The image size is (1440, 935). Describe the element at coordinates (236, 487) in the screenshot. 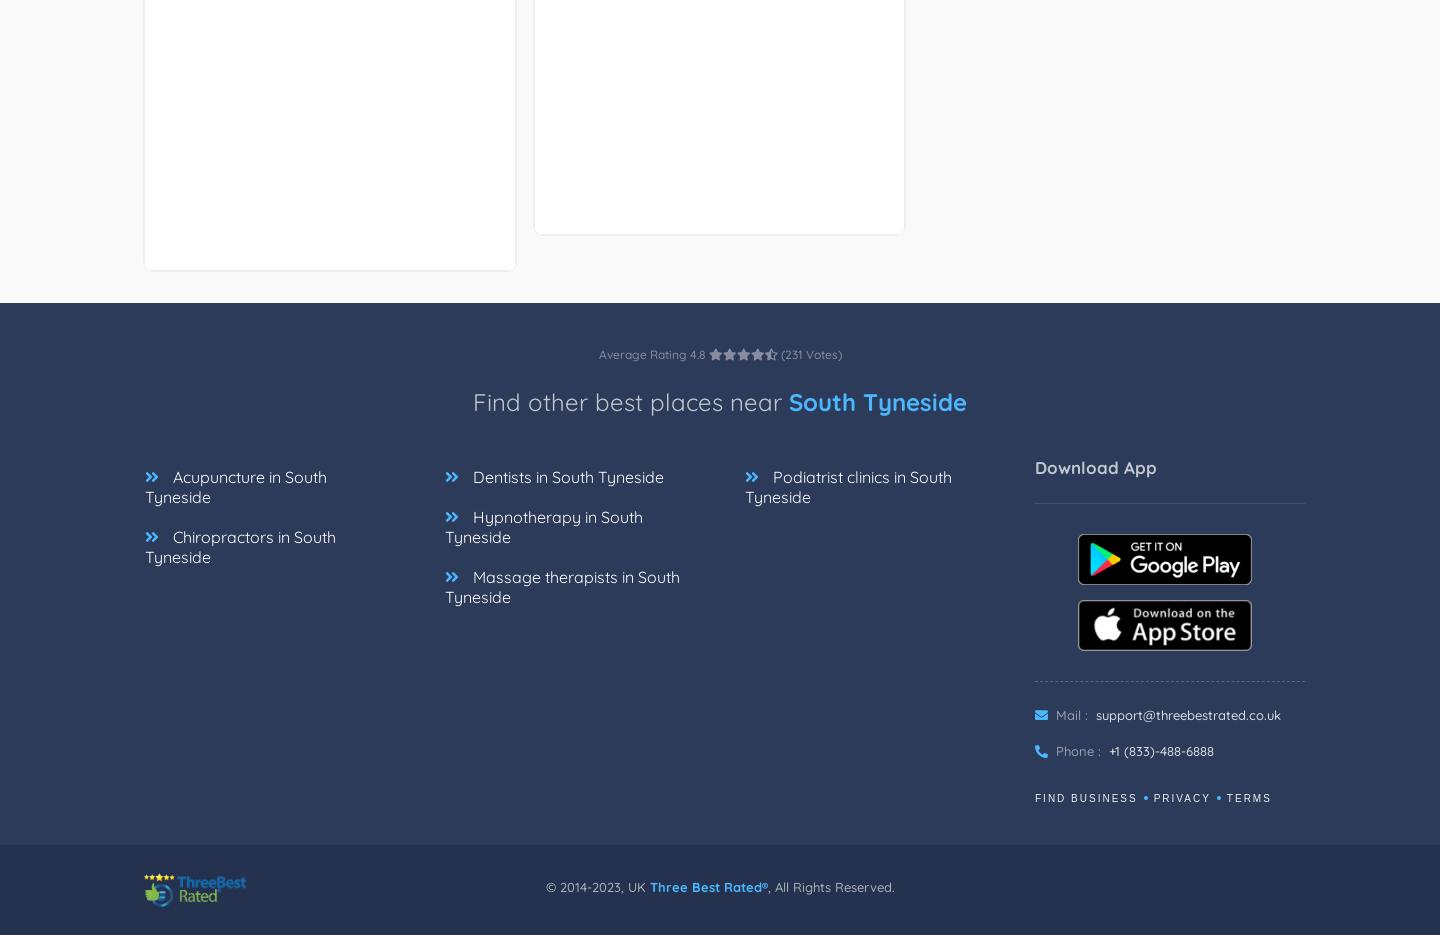

I see `'Acupuncture in South Tyneside'` at that location.